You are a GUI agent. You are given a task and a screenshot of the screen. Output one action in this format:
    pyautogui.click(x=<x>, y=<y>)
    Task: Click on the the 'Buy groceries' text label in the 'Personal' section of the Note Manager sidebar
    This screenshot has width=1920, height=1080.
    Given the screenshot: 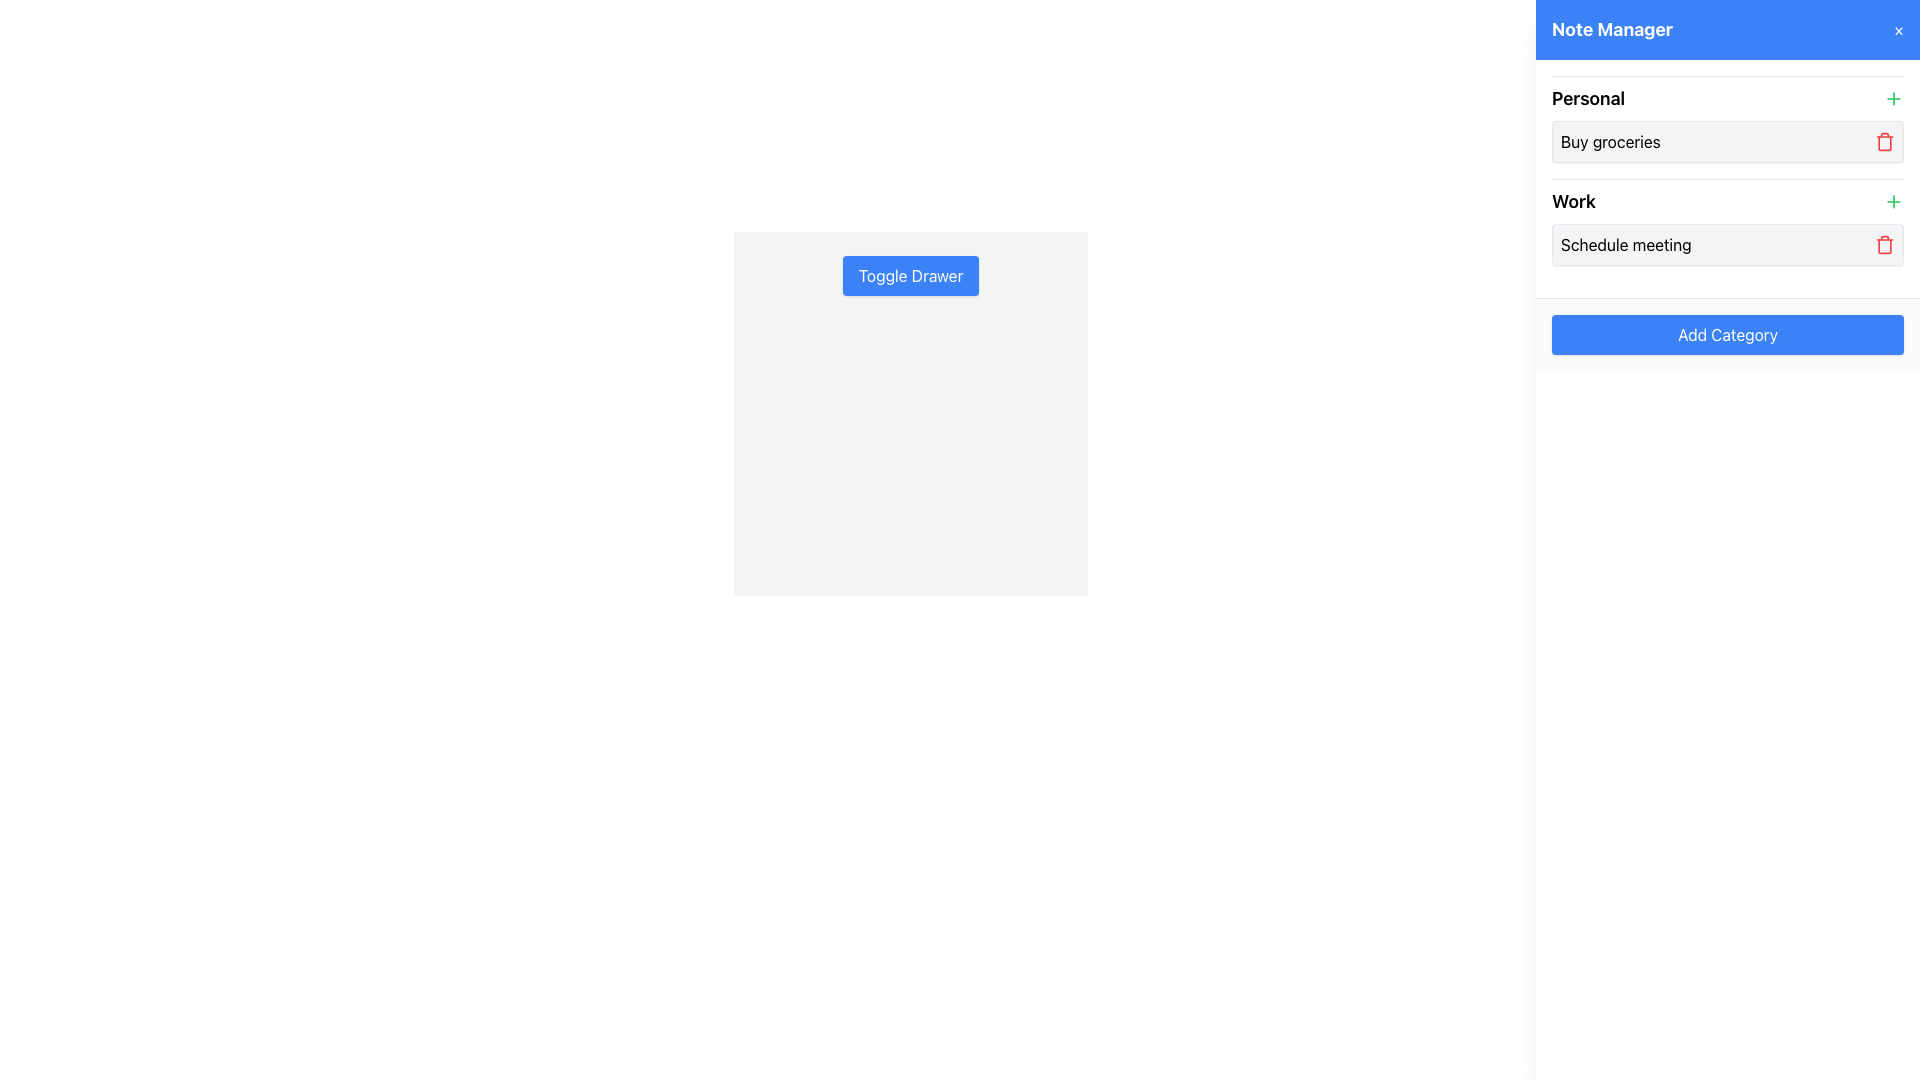 What is the action you would take?
    pyautogui.click(x=1610, y=141)
    